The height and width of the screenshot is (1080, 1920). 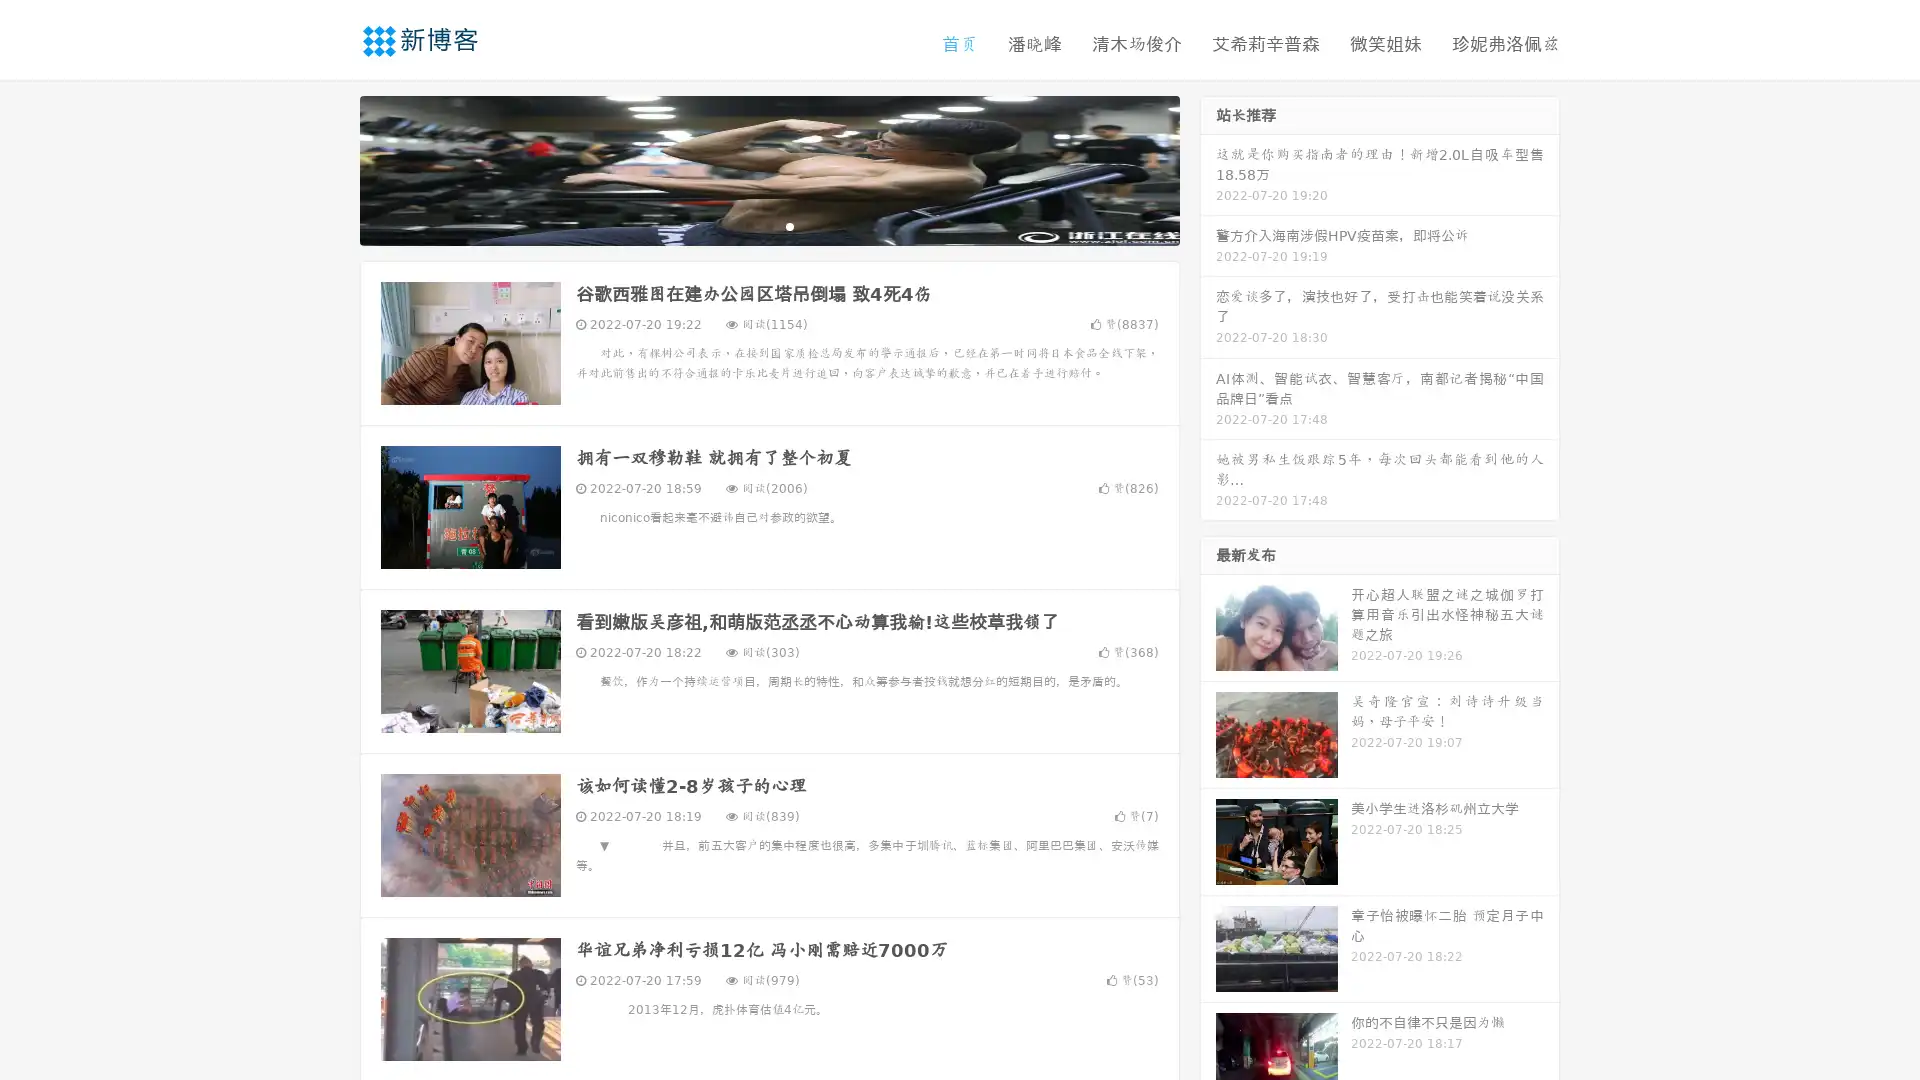 I want to click on Previous slide, so click(x=330, y=168).